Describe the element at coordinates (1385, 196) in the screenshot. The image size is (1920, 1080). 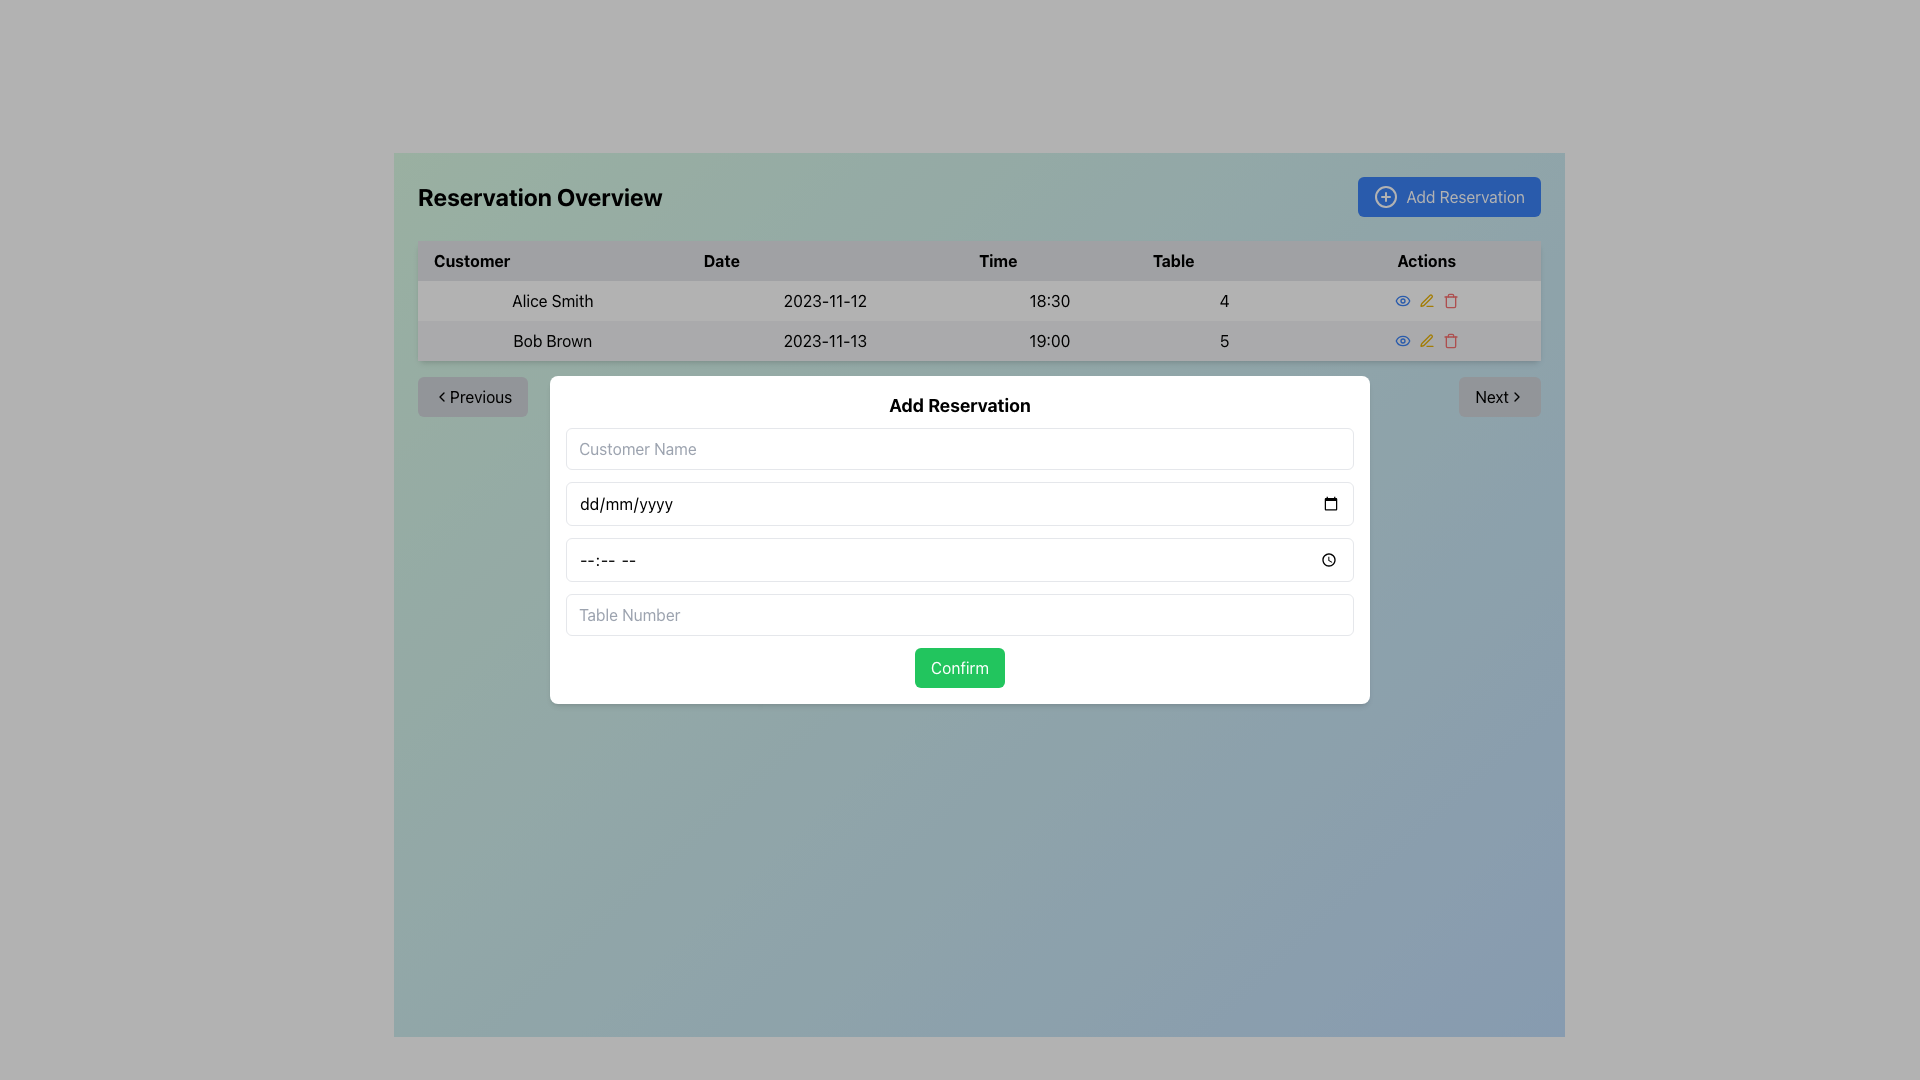
I see `the decorative icon that represents the 'add' functionality, located to the left of the text 'Add Reservation' in the button at the top-right corner of the interface` at that location.